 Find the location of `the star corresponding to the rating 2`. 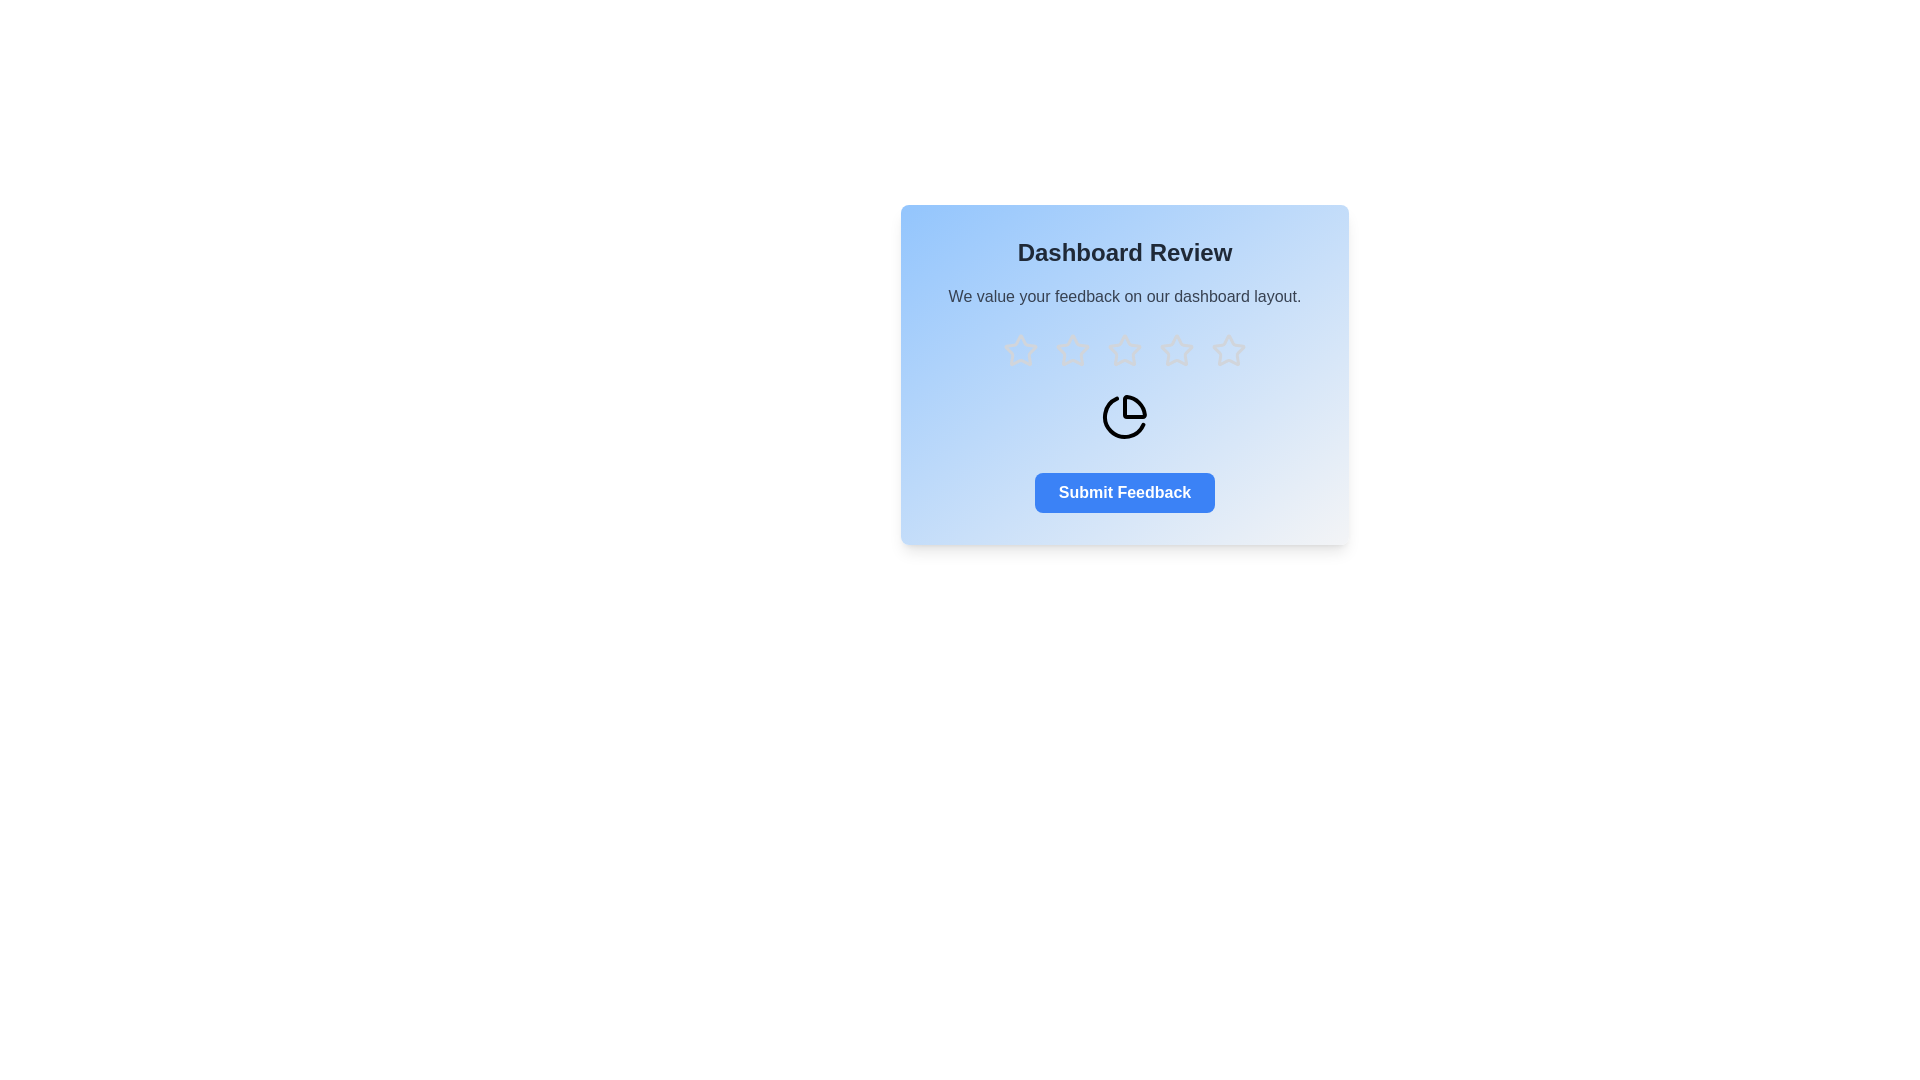

the star corresponding to the rating 2 is located at coordinates (1072, 350).